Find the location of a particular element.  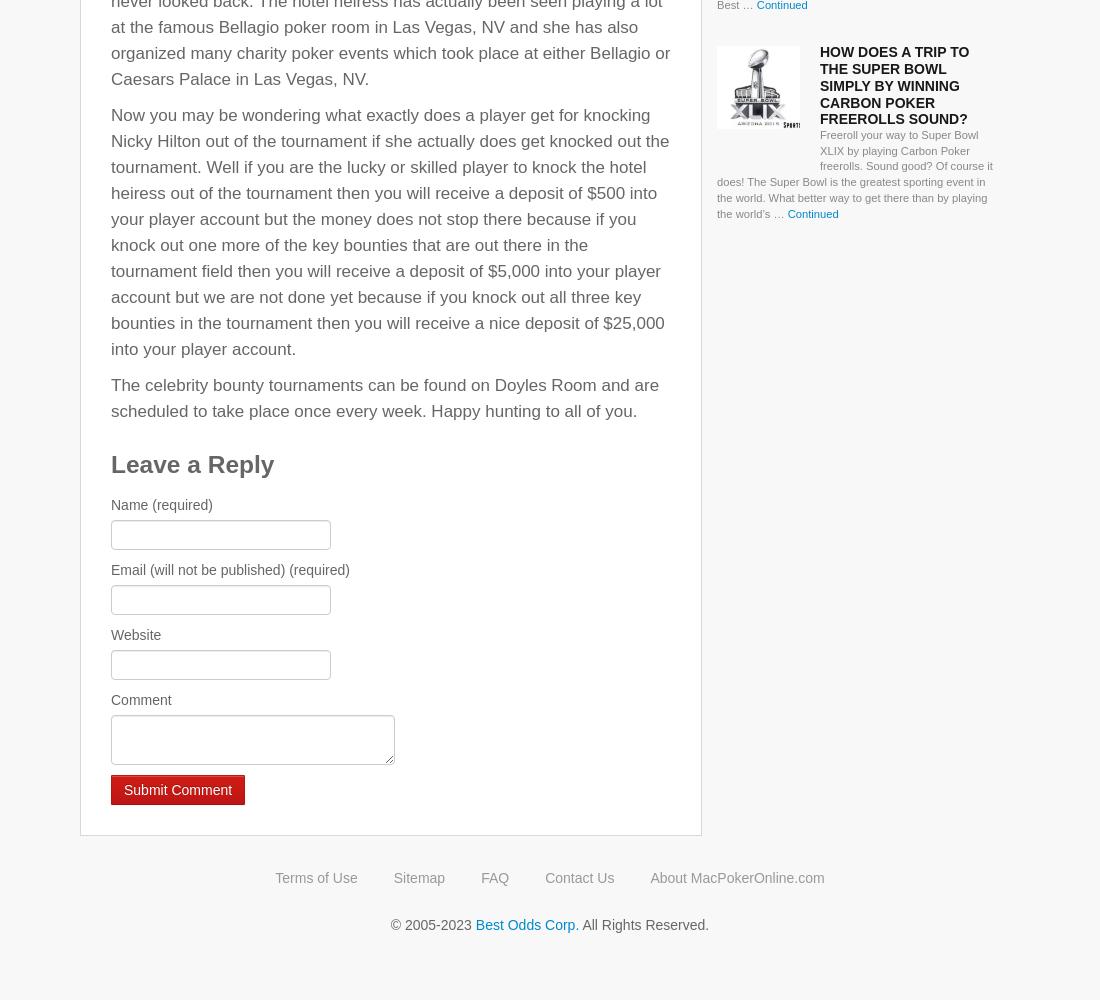

'Continued' is located at coordinates (812, 212).